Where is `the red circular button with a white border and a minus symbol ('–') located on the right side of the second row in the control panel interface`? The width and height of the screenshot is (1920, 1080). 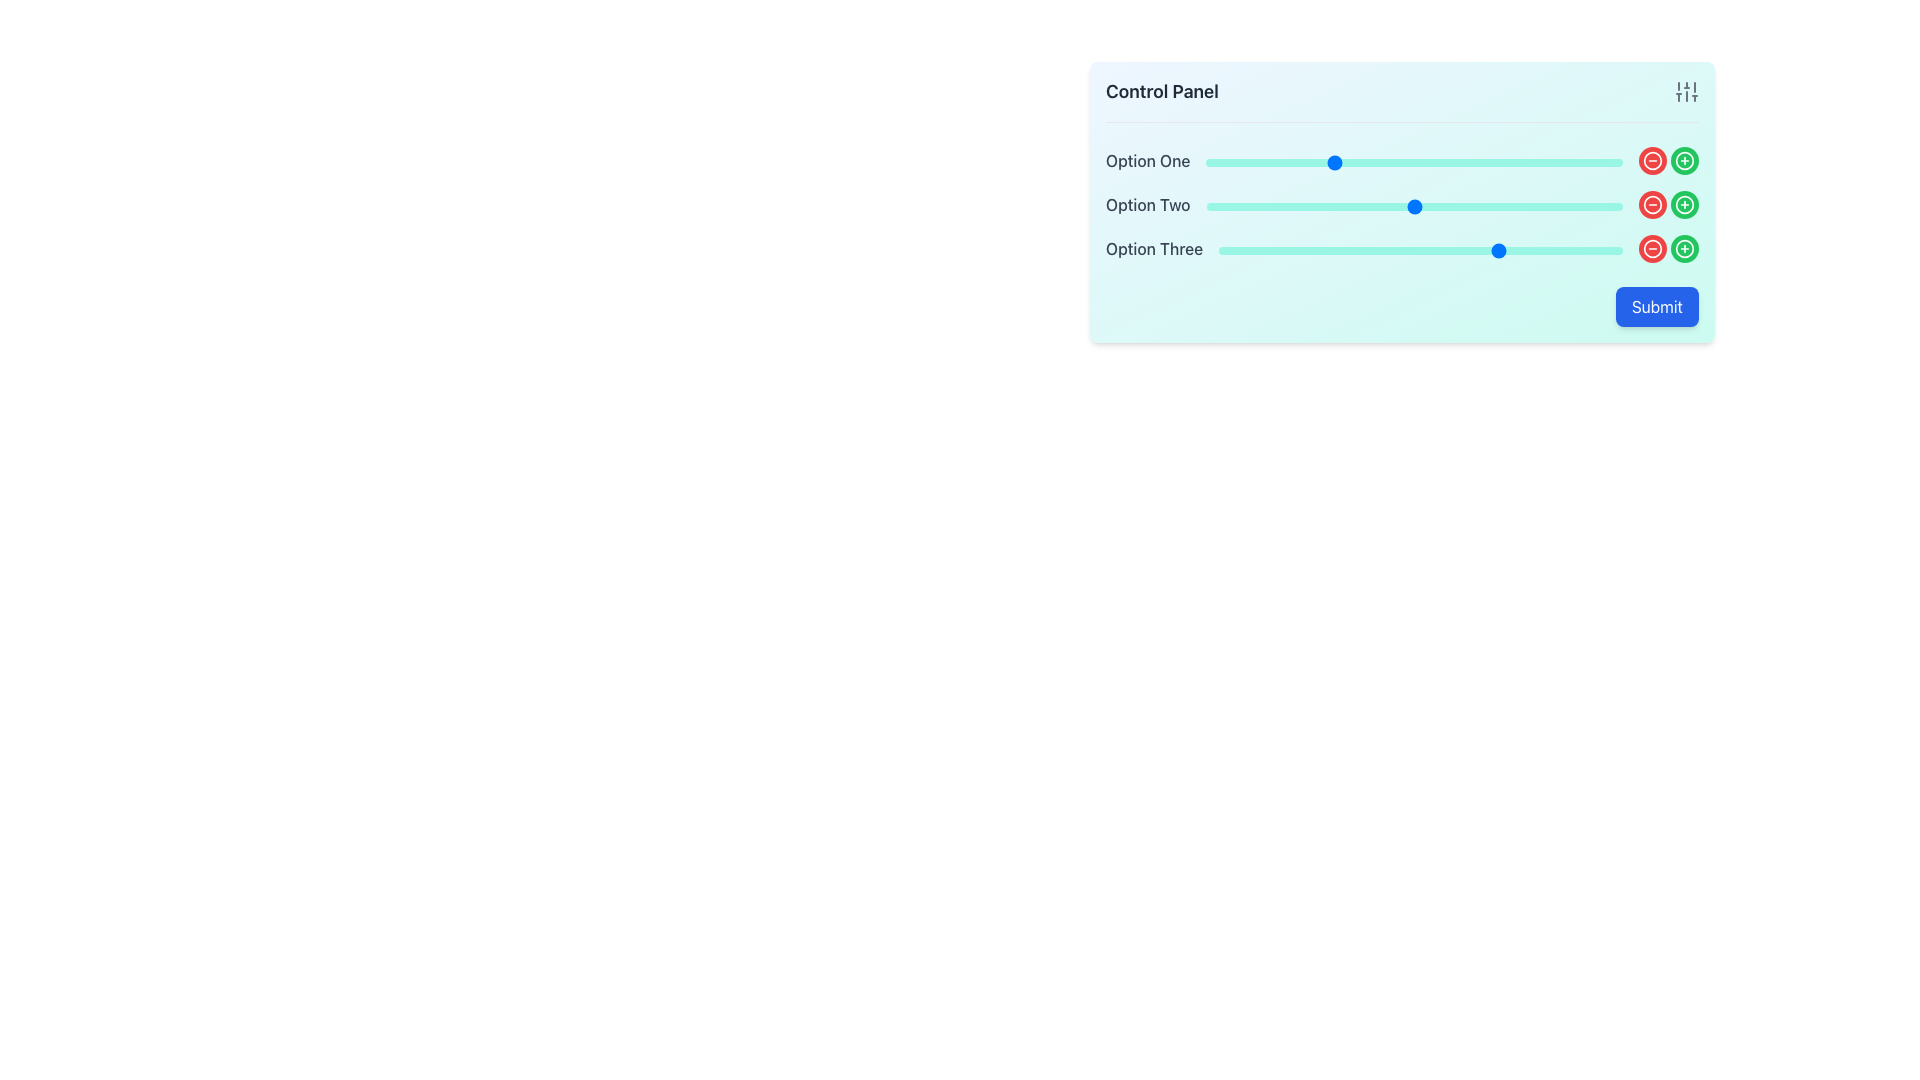 the red circular button with a white border and a minus symbol ('–') located on the right side of the second row in the control panel interface is located at coordinates (1652, 204).